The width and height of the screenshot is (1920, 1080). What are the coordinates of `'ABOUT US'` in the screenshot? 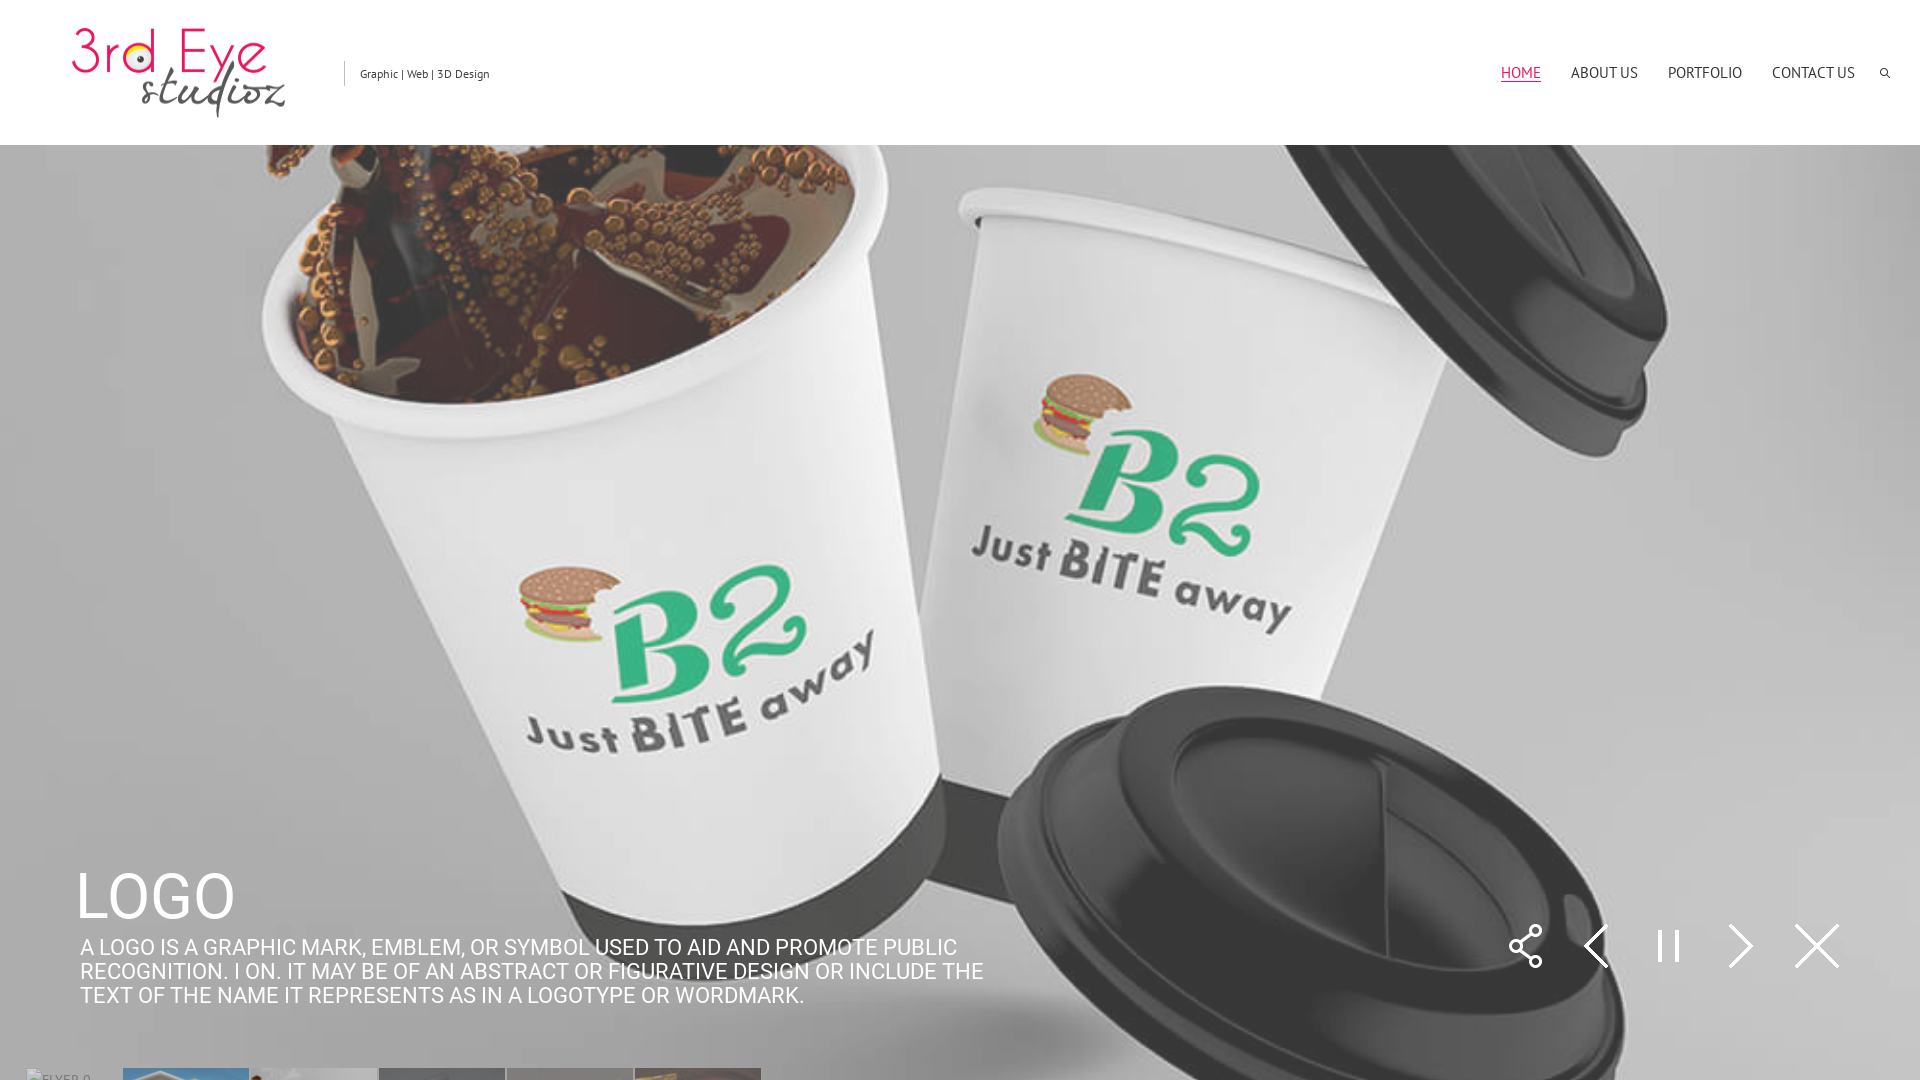 It's located at (1604, 71).